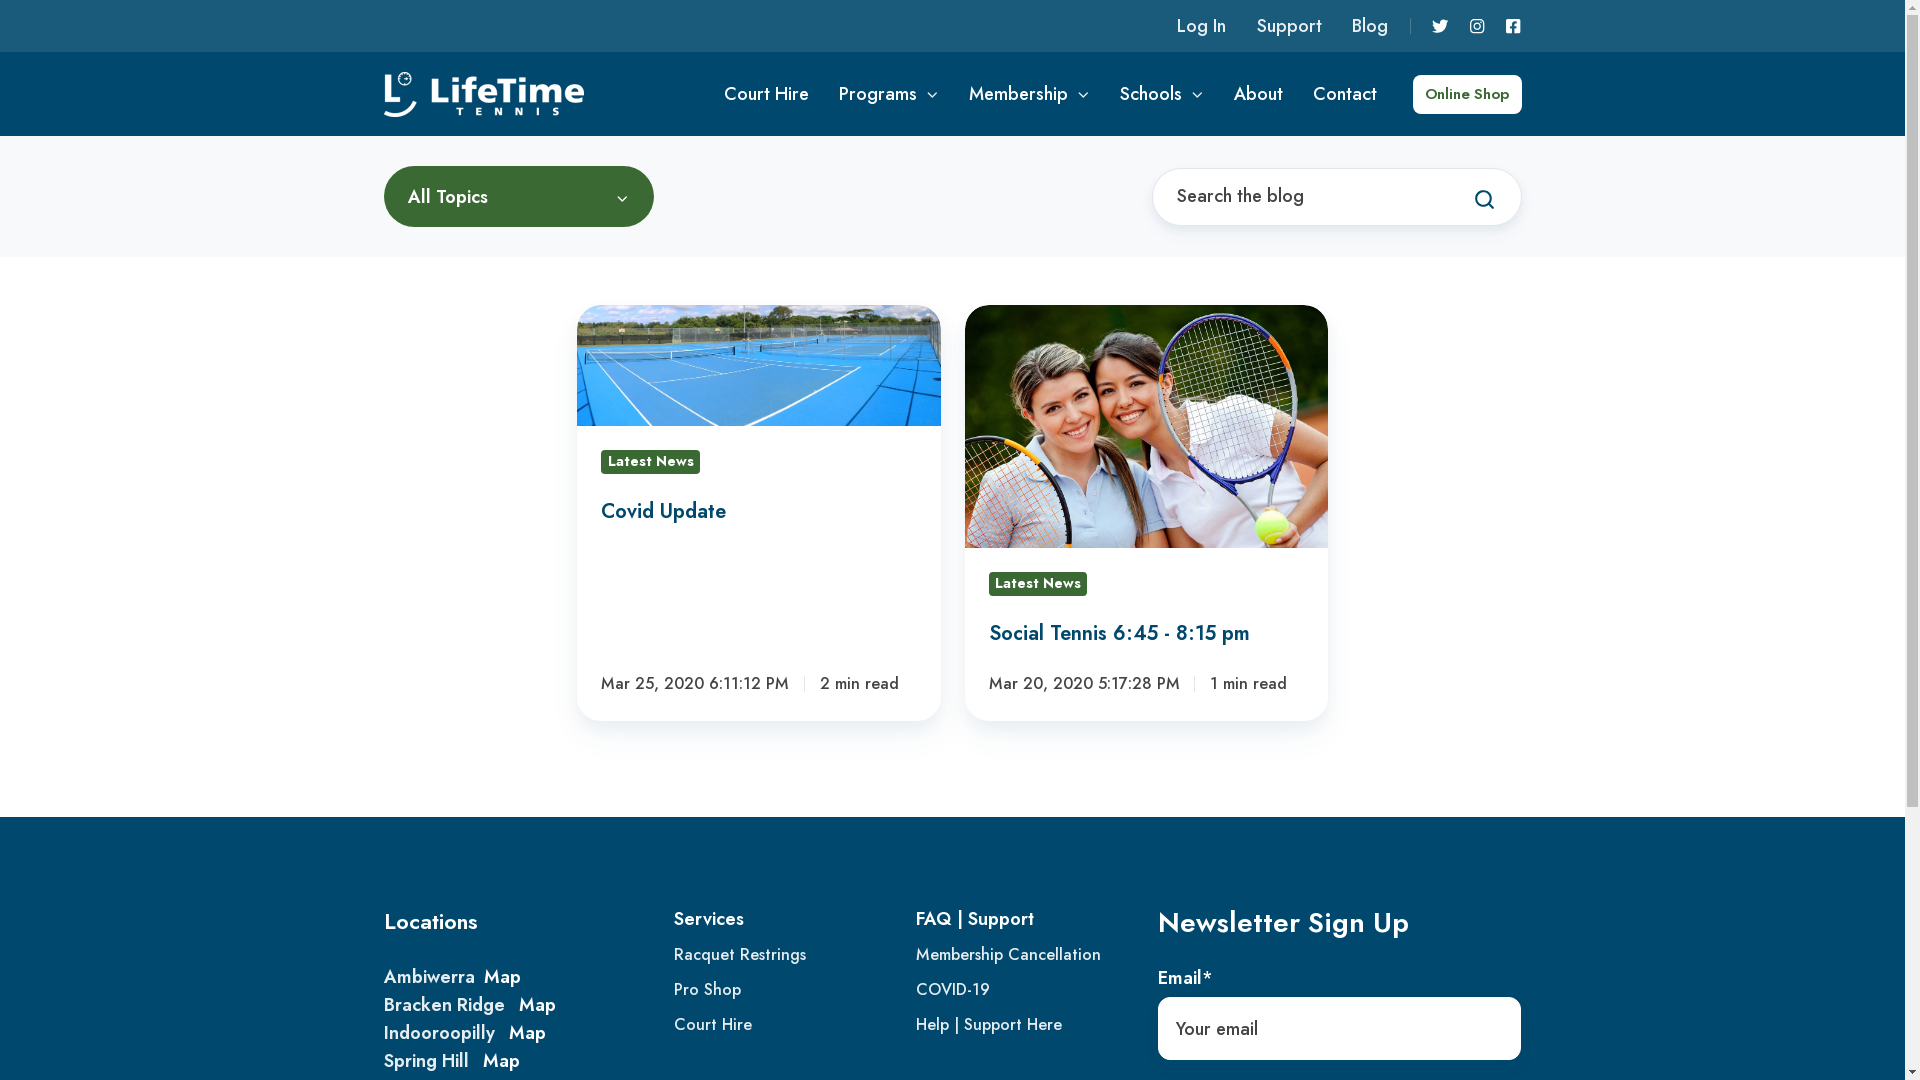 The height and width of the screenshot is (1080, 1920). I want to click on 'Schools', so click(1161, 93).